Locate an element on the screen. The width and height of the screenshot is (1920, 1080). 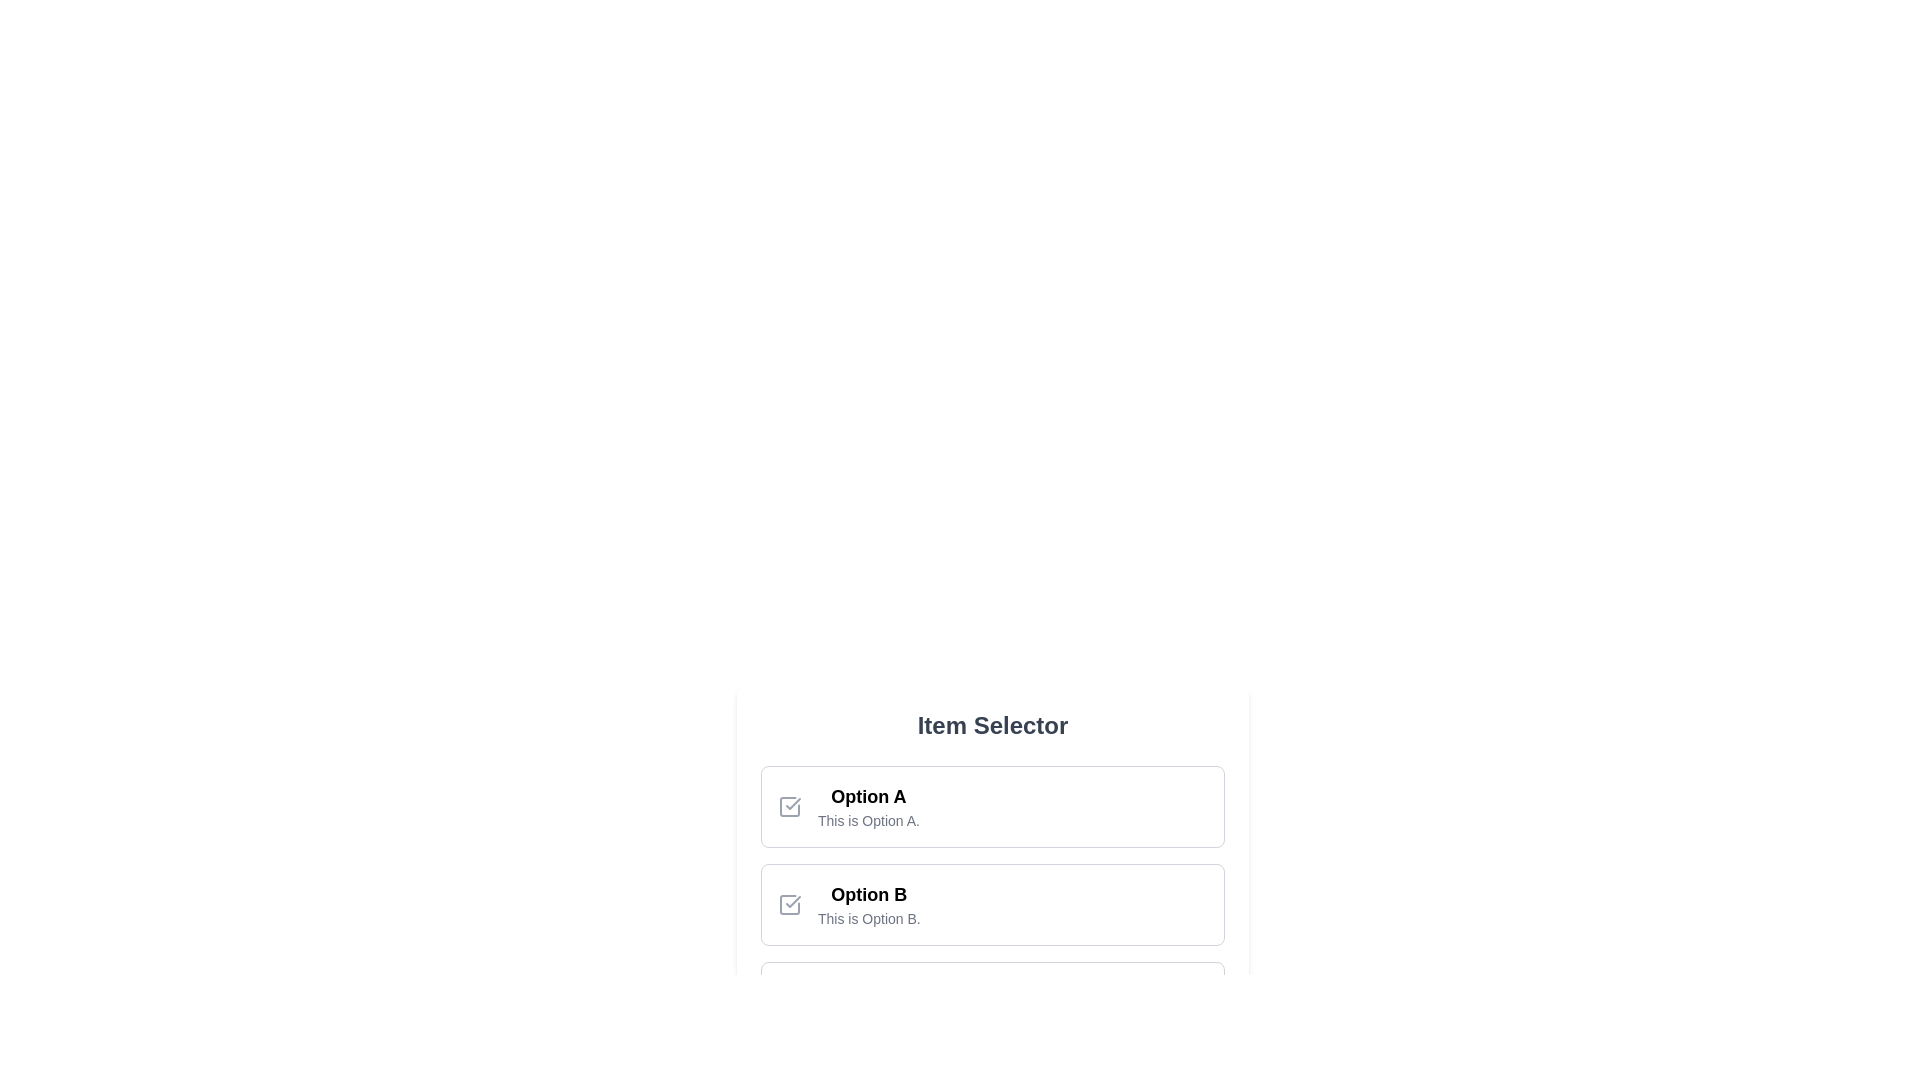
the graphical check symbol icon representing a completed action in the Option B section is located at coordinates (792, 902).